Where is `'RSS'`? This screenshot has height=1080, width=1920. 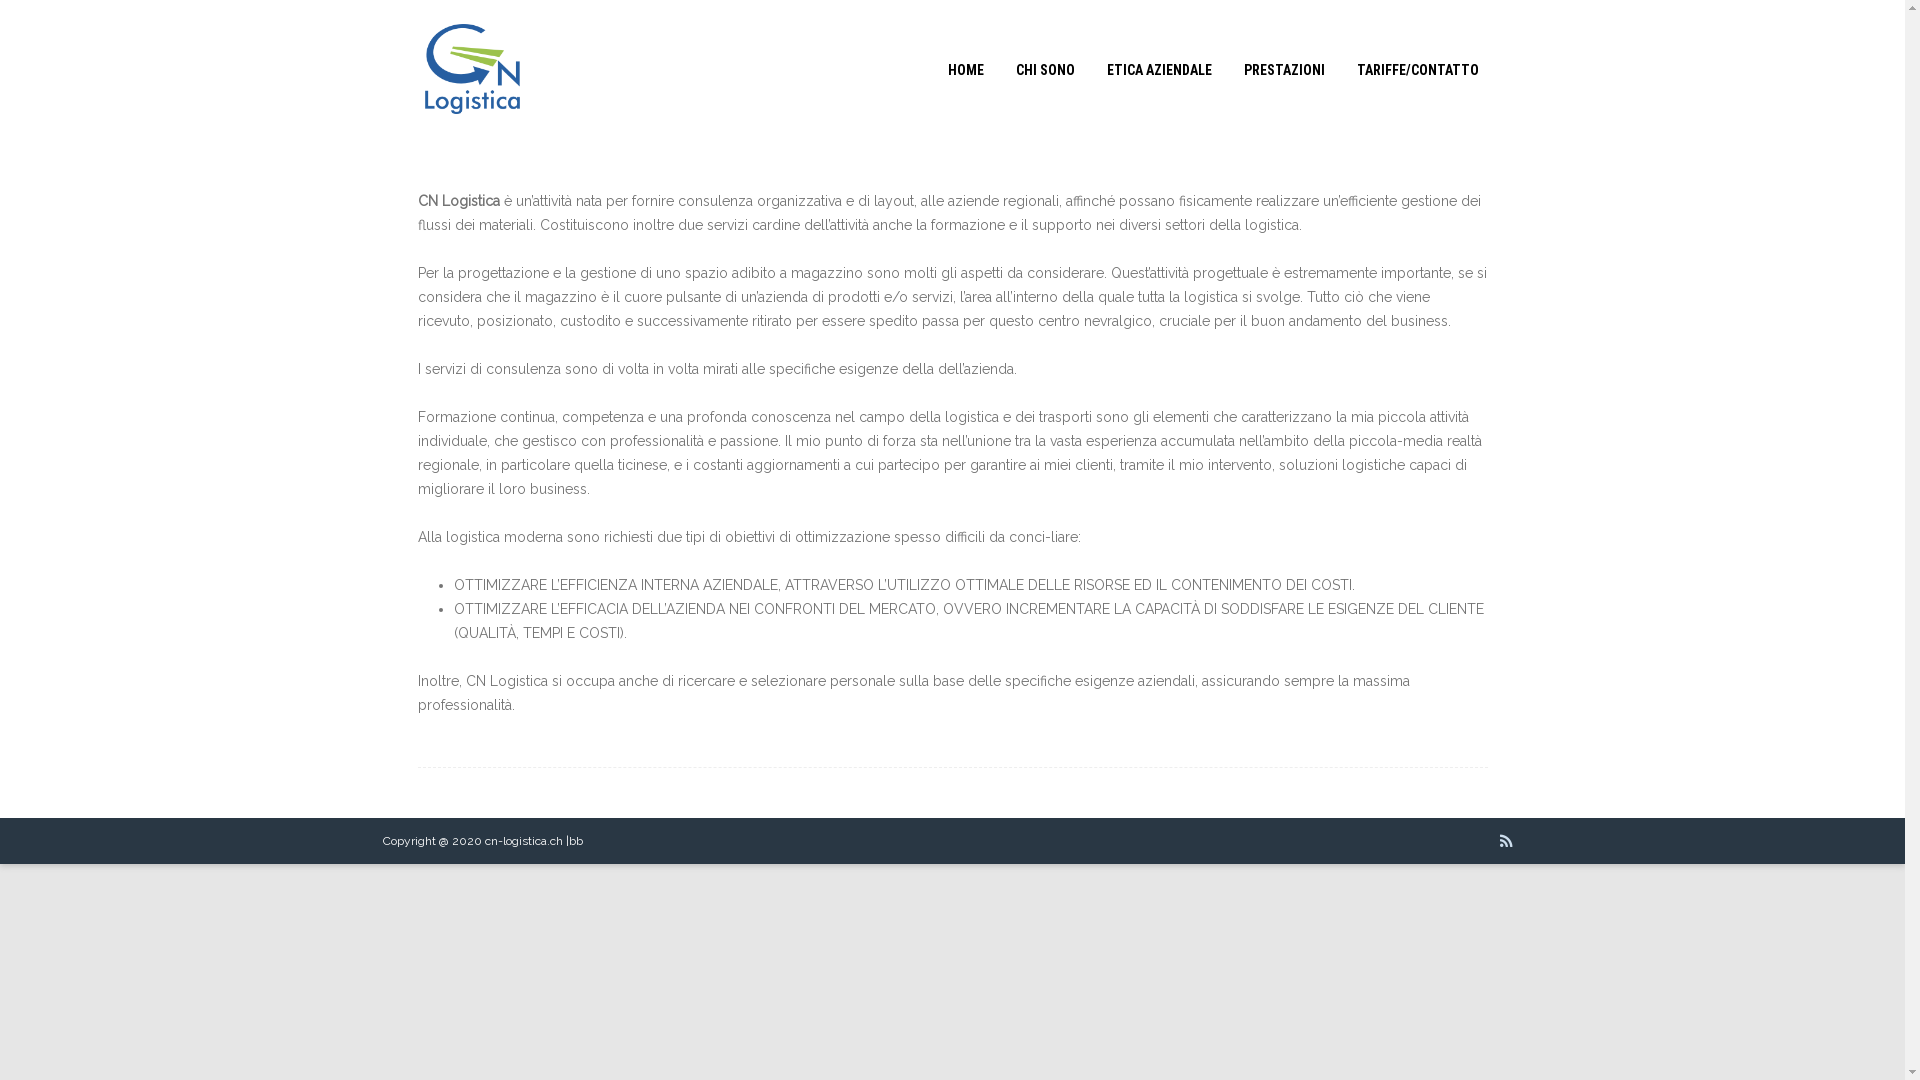
'RSS' is located at coordinates (1506, 840).